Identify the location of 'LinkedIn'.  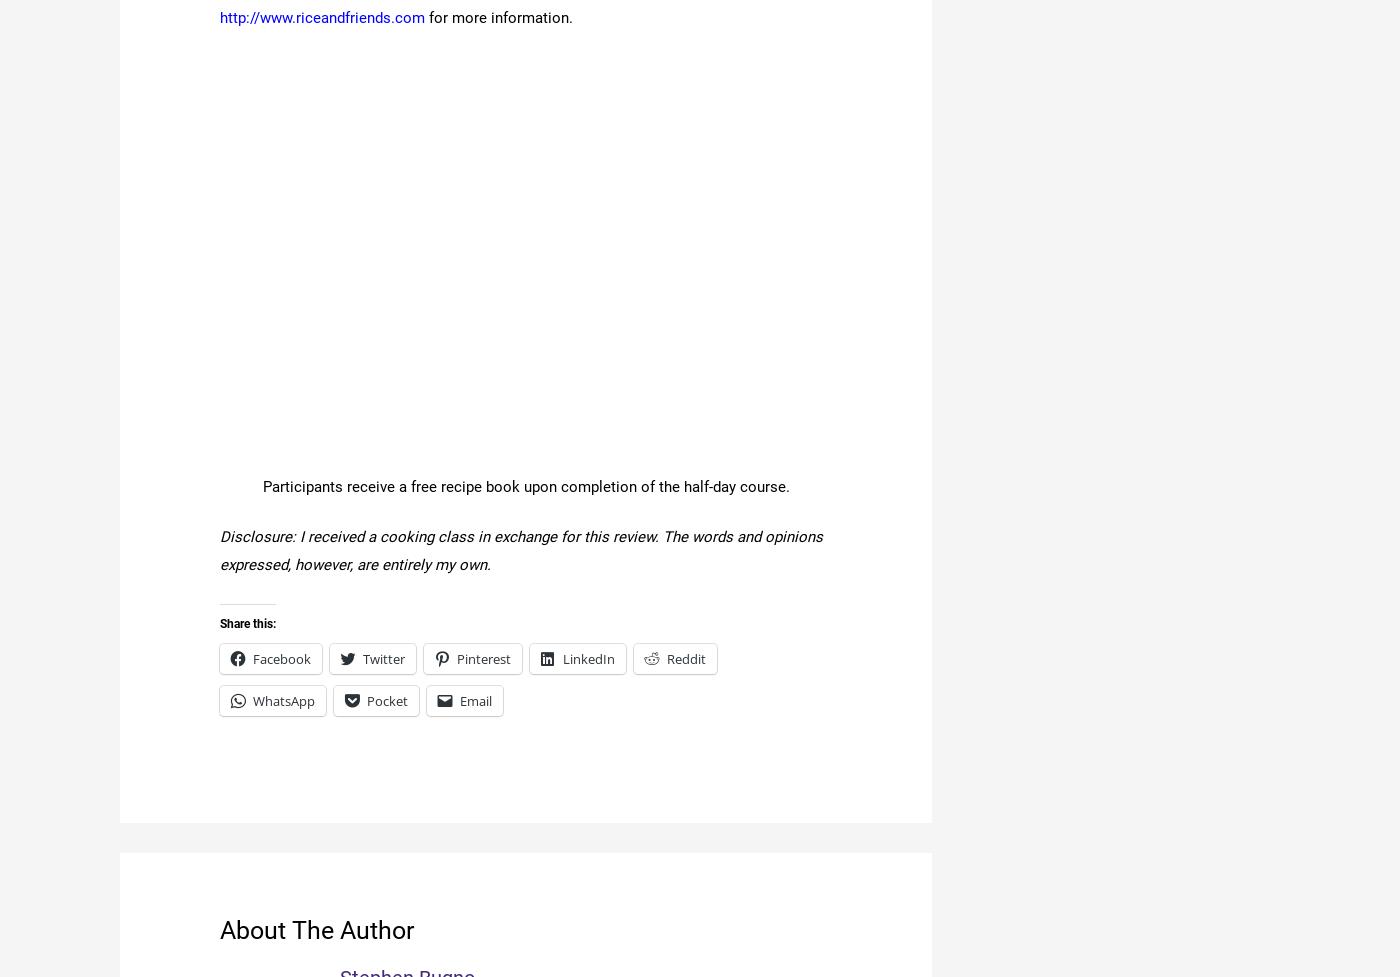
(588, 658).